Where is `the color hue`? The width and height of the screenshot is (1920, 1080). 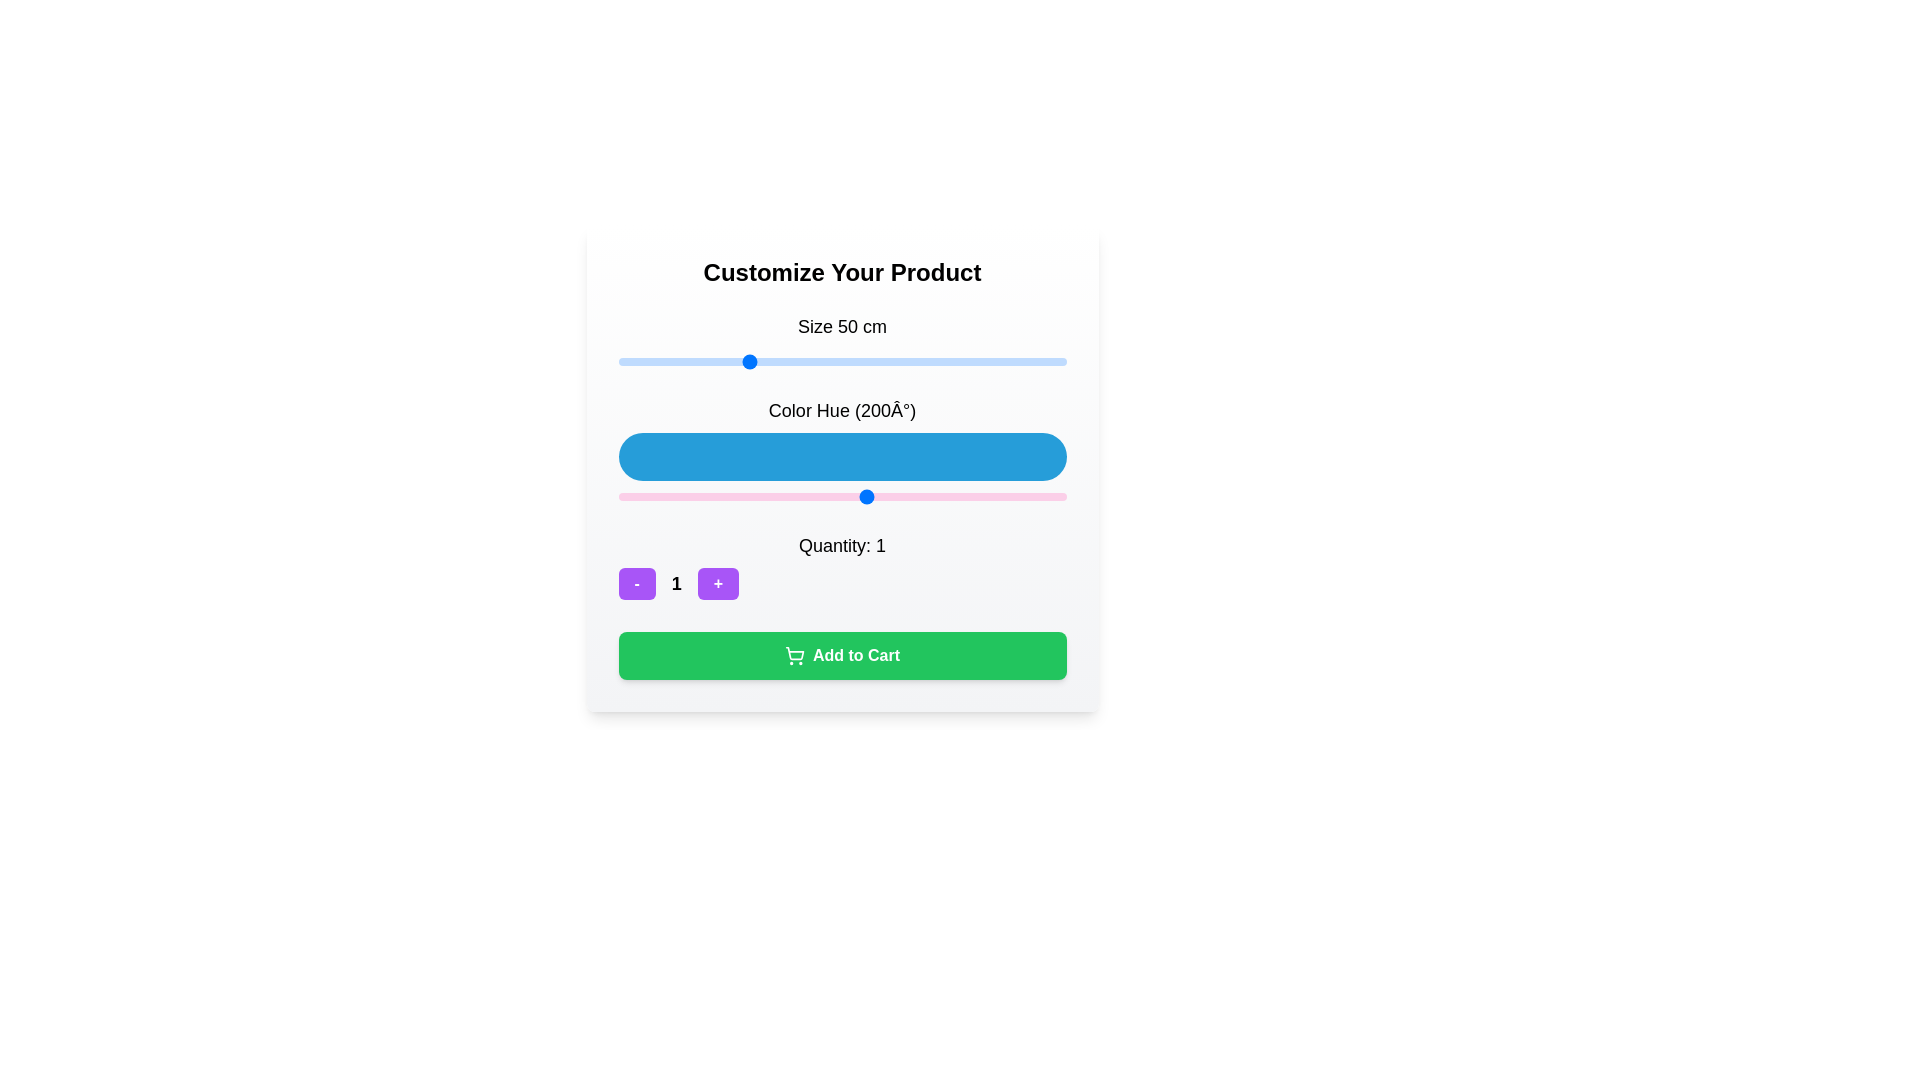
the color hue is located at coordinates (724, 496).